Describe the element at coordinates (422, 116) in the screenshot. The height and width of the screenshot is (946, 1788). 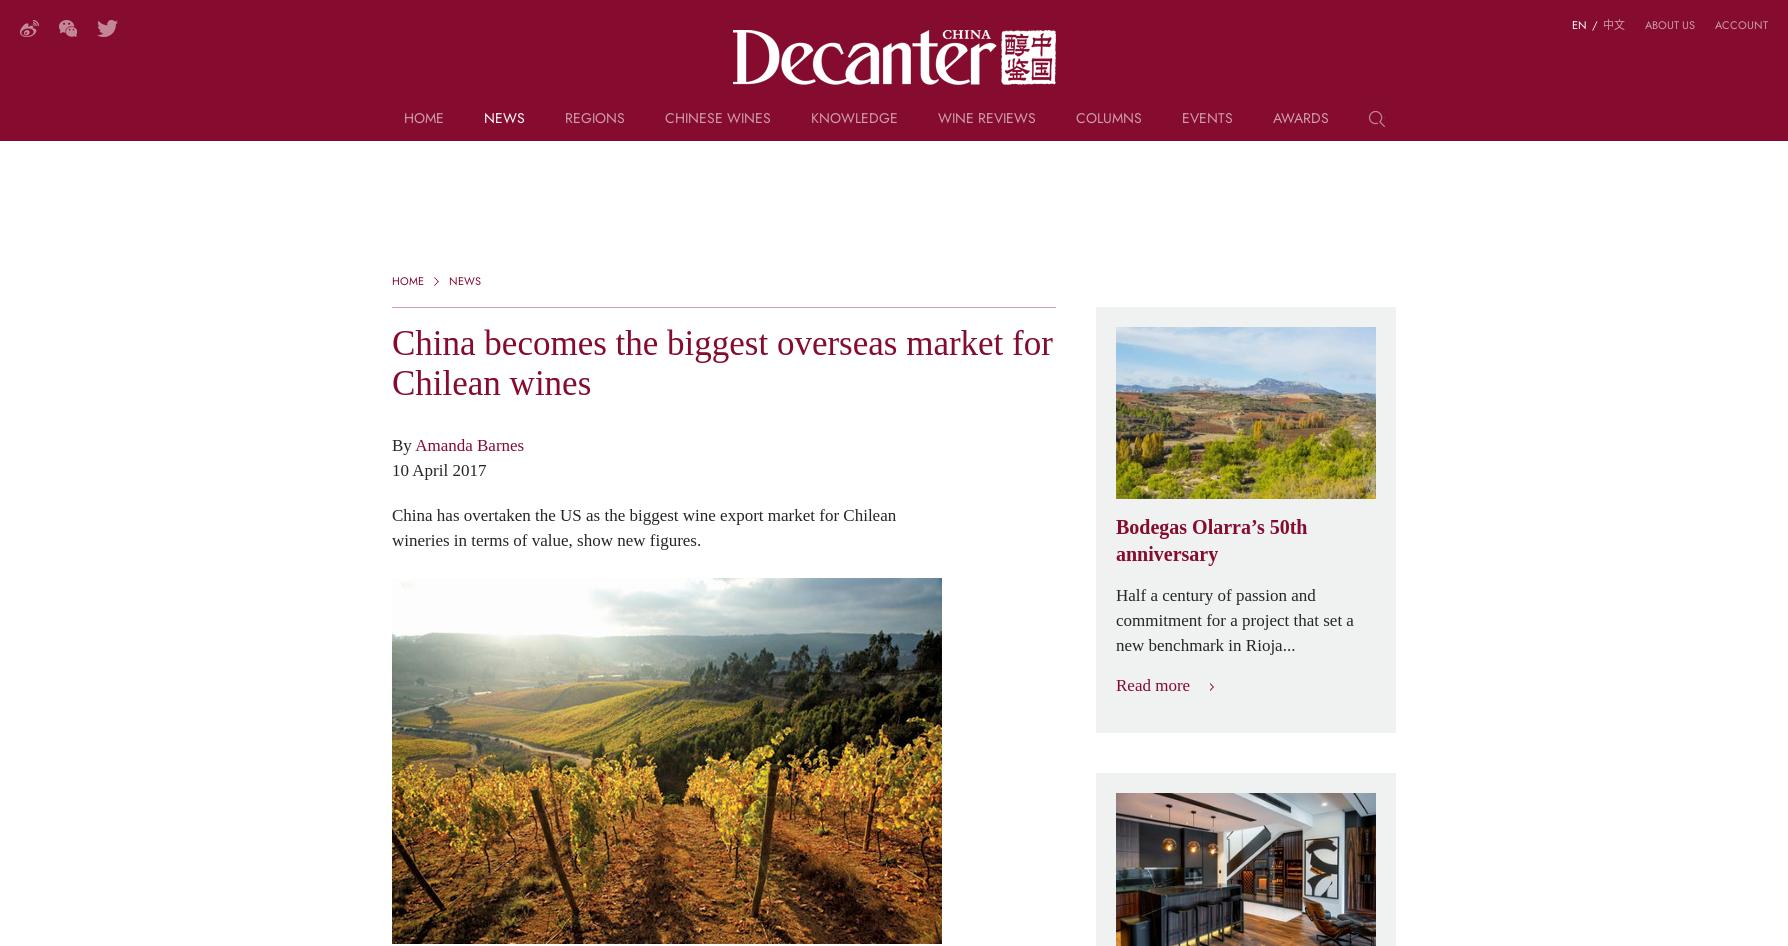
I see `'Home'` at that location.